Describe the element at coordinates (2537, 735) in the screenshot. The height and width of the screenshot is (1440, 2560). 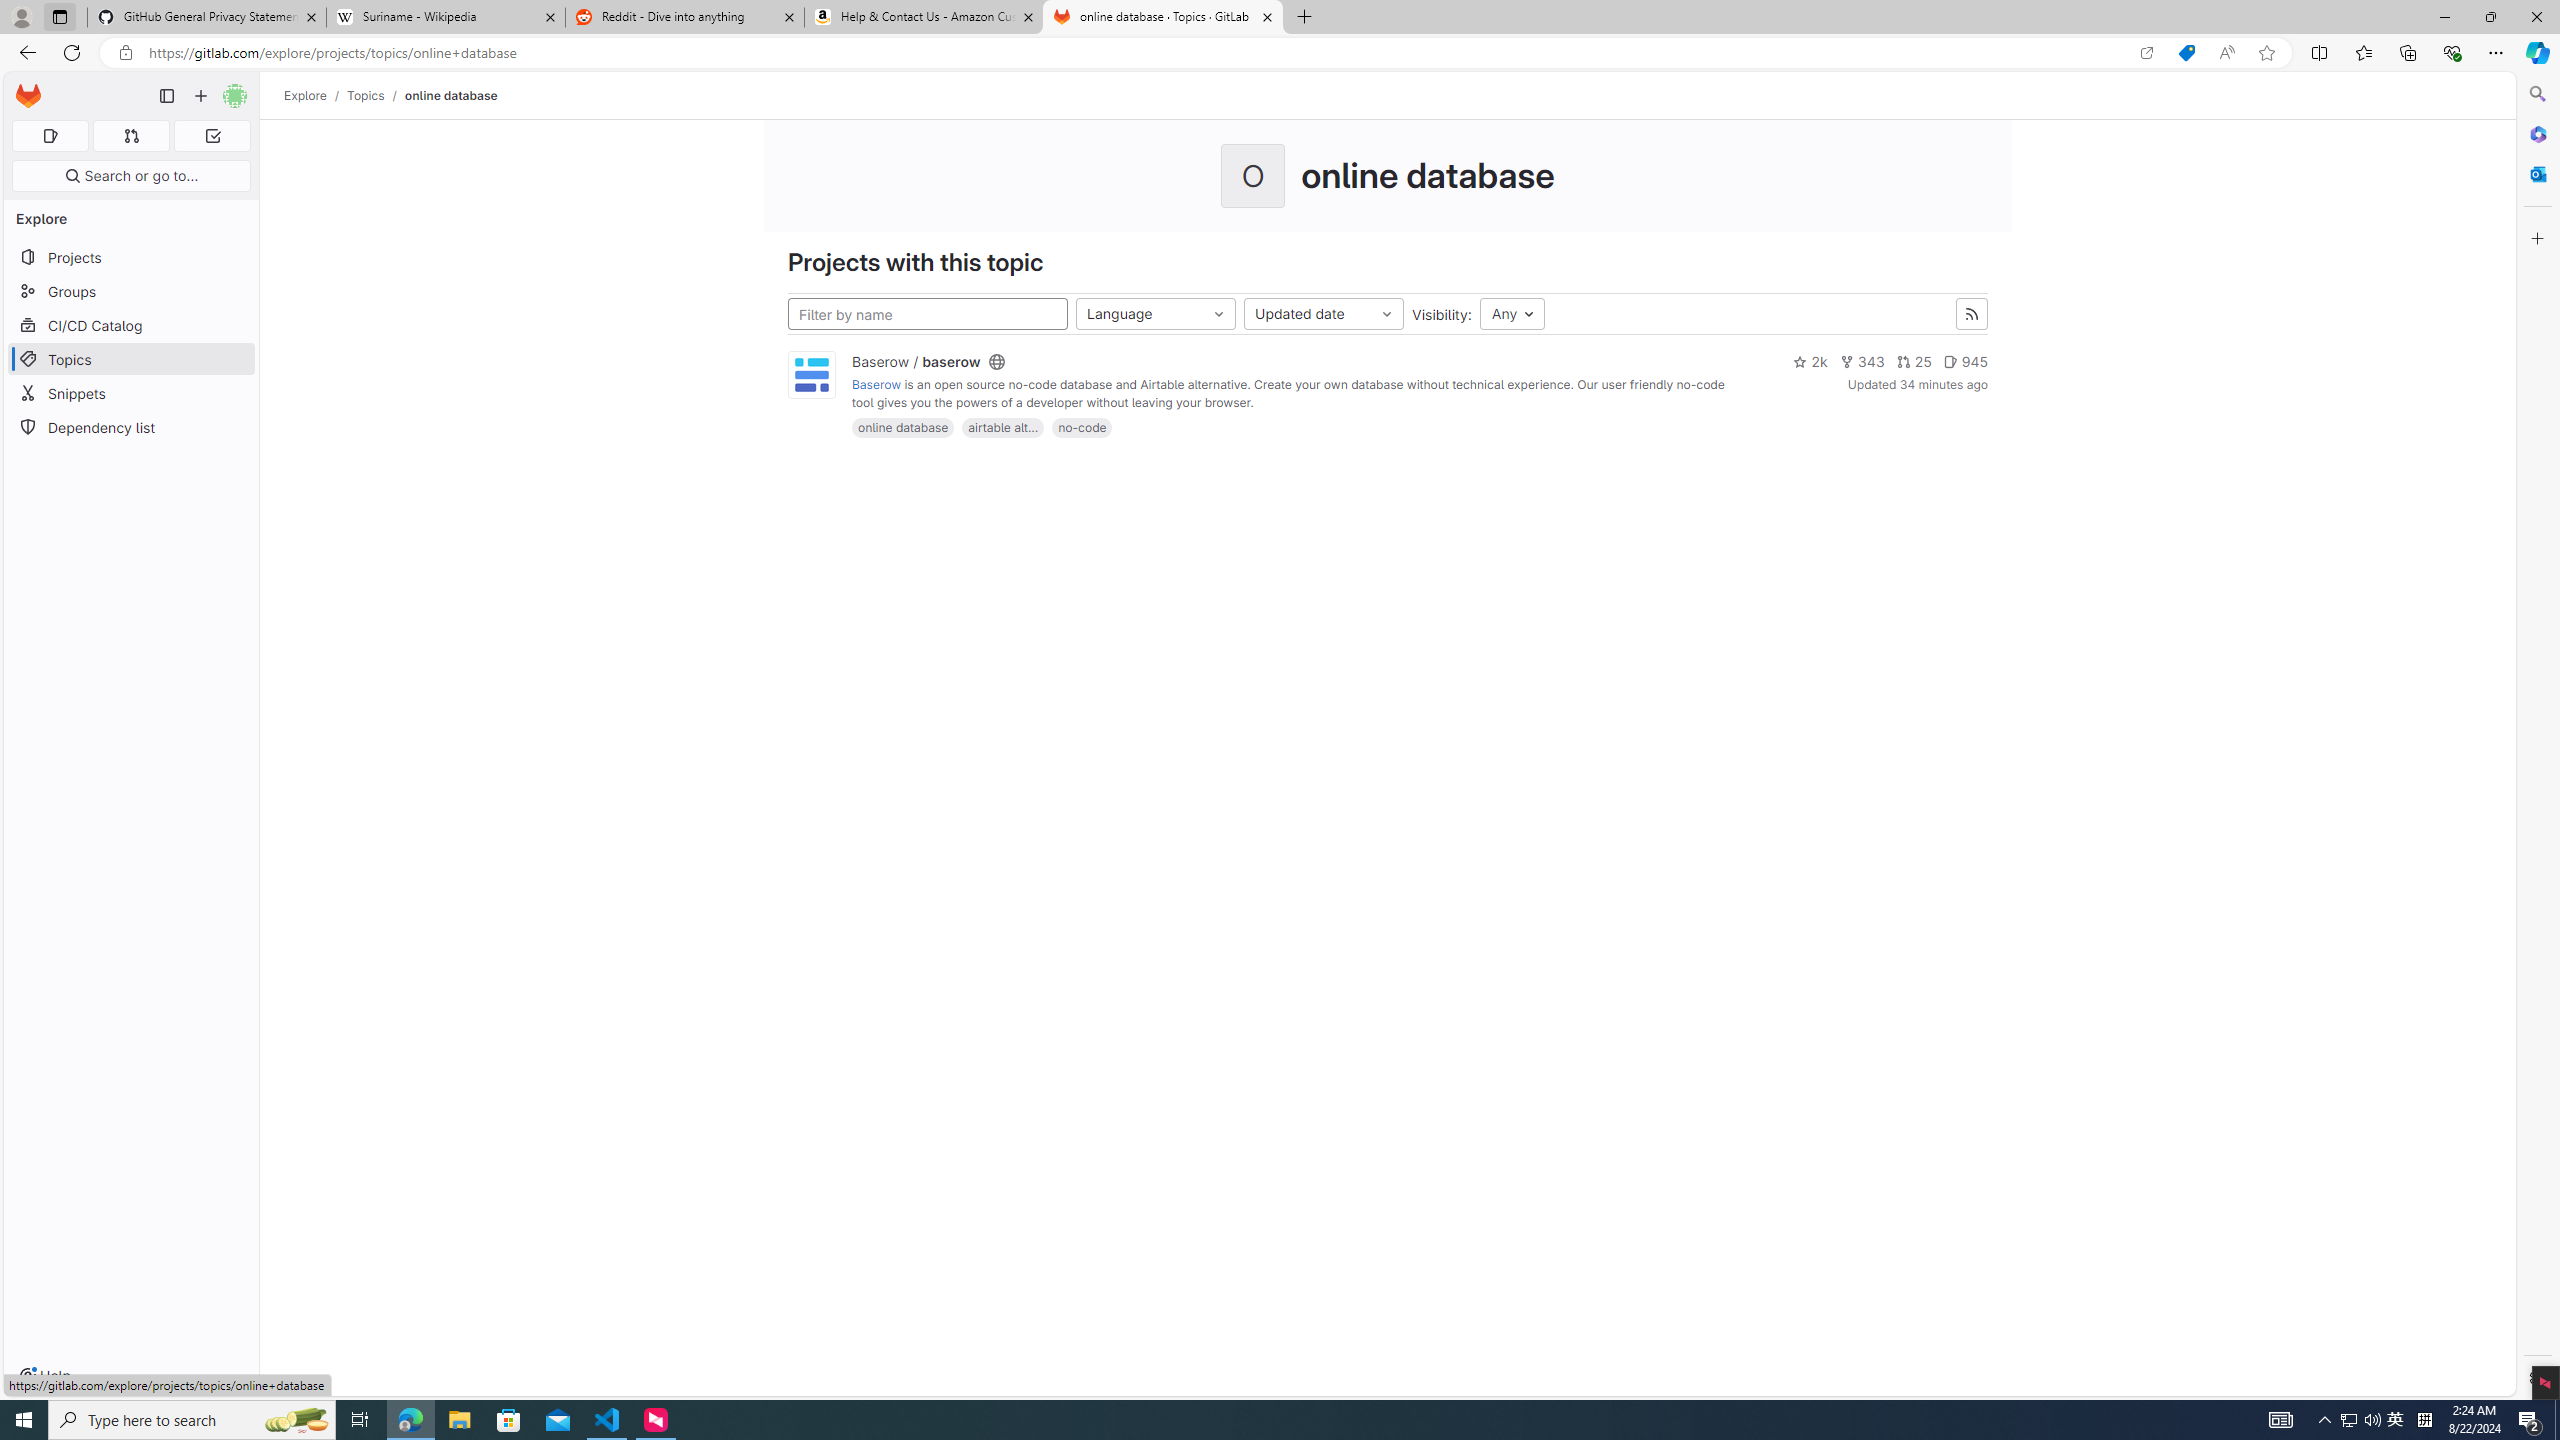
I see `'Side bar'` at that location.